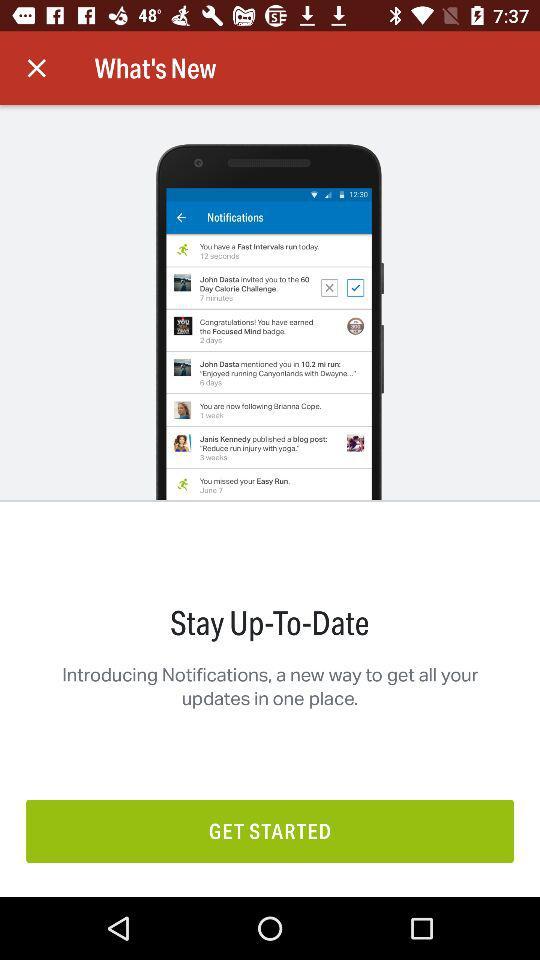 Image resolution: width=540 pixels, height=960 pixels. I want to click on item to the left of what's new icon, so click(36, 68).